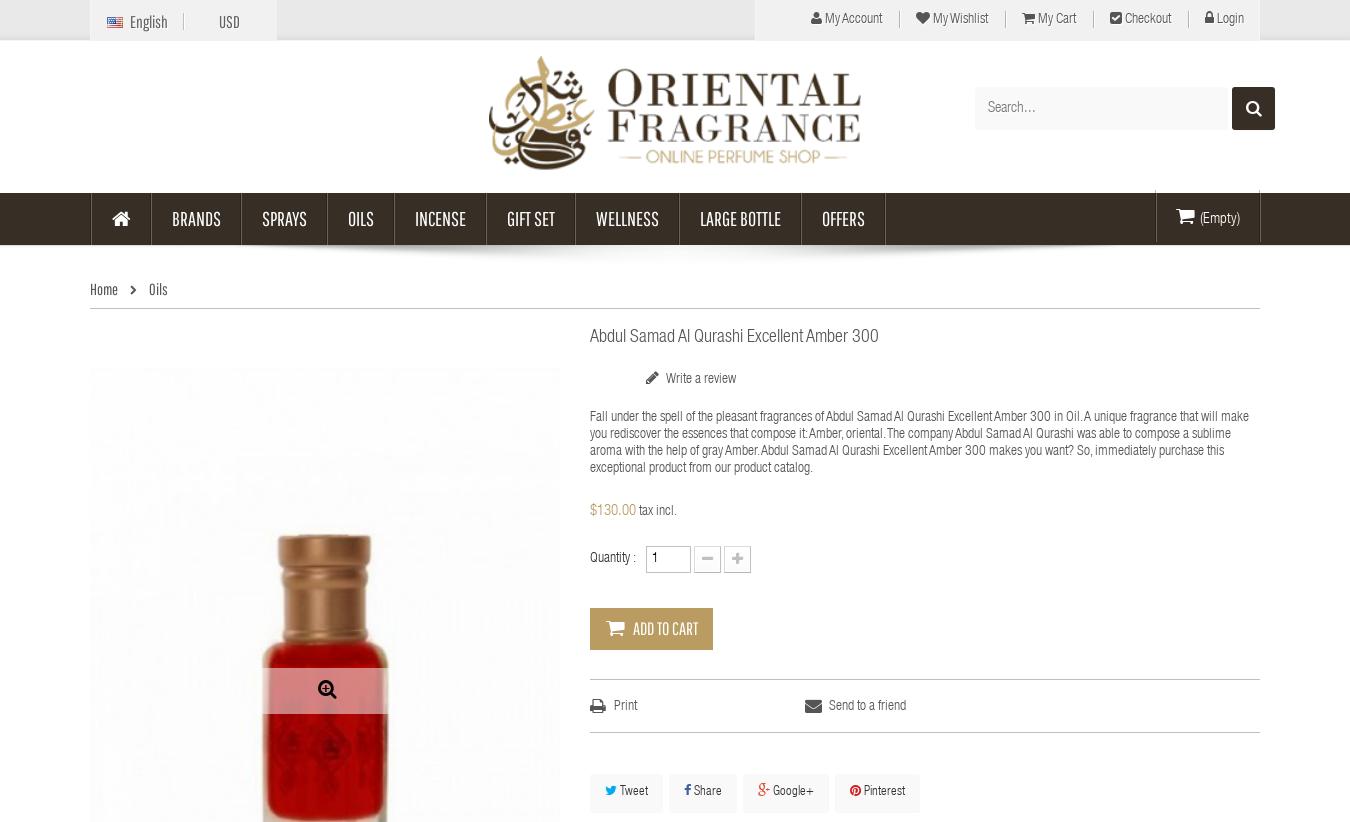  I want to click on 'Send to a friend', so click(866, 707).